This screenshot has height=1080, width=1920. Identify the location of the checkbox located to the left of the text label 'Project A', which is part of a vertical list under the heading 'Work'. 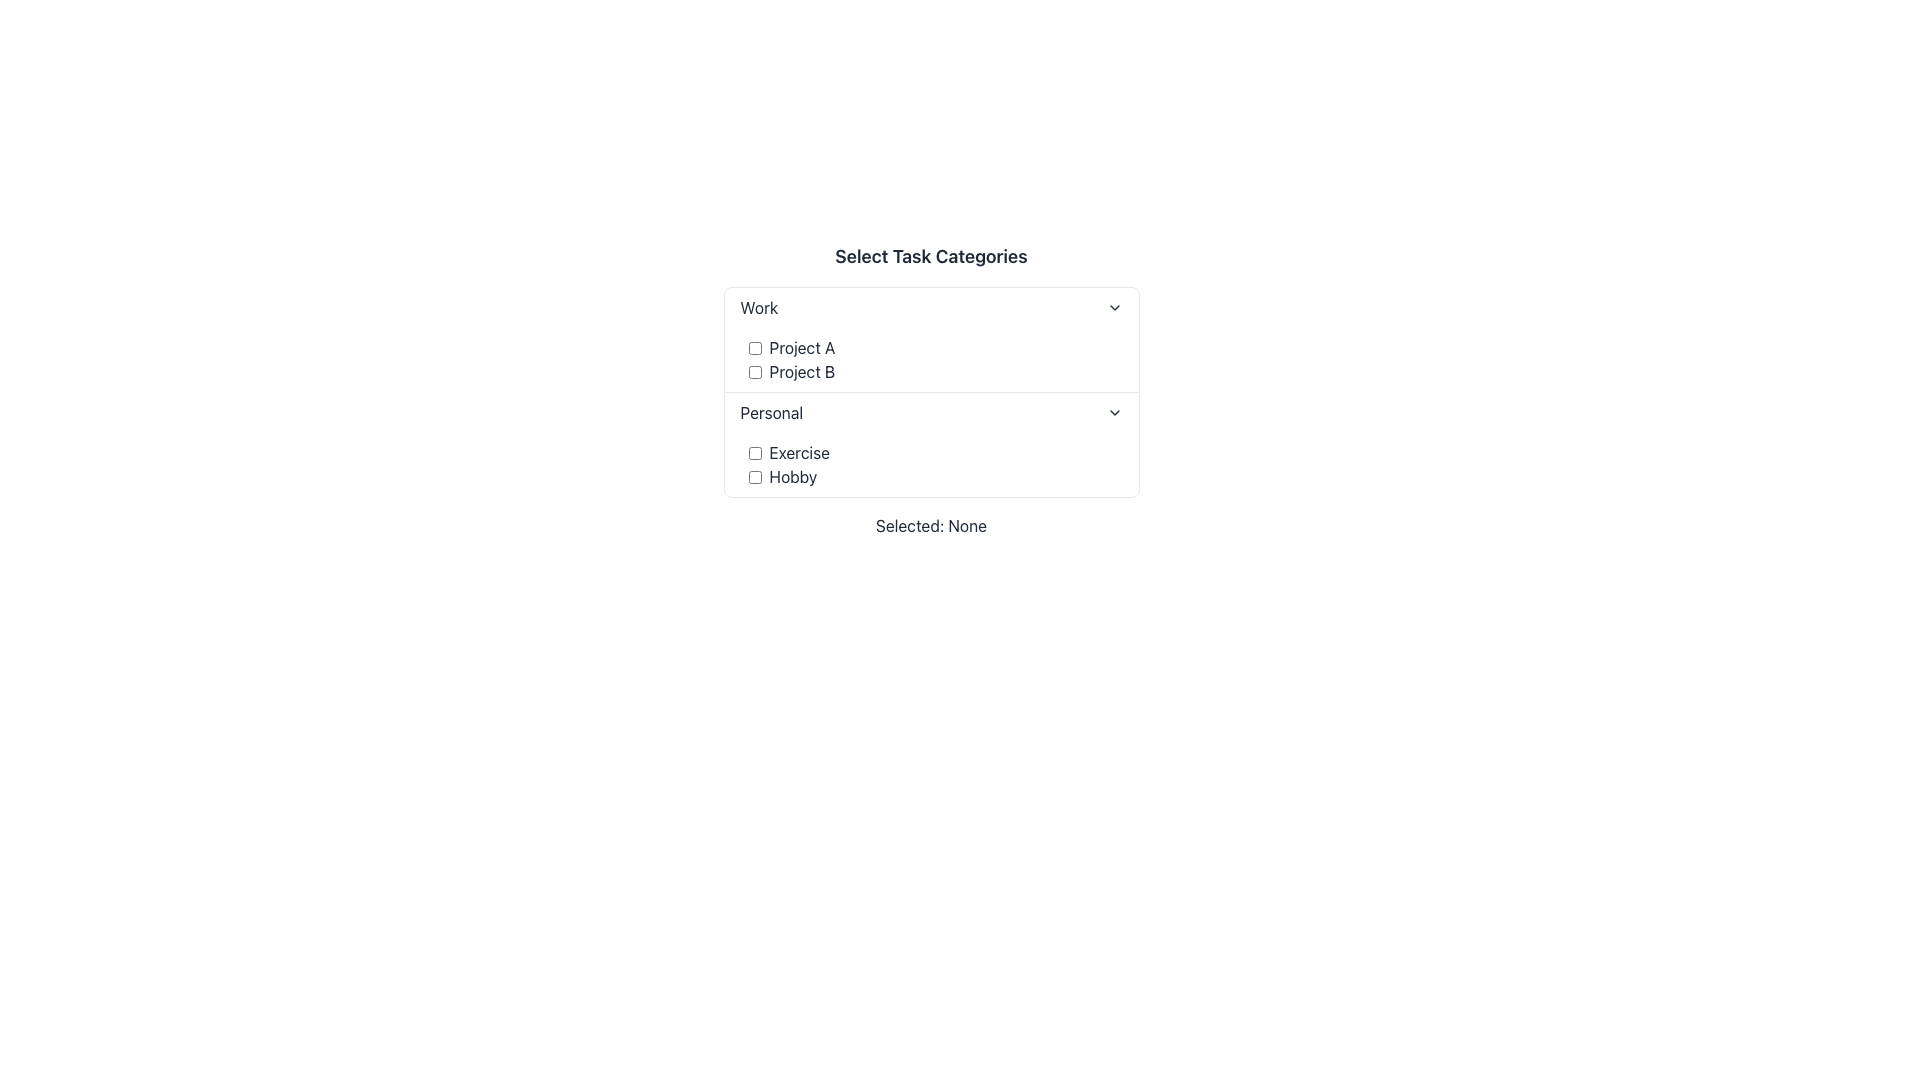
(753, 346).